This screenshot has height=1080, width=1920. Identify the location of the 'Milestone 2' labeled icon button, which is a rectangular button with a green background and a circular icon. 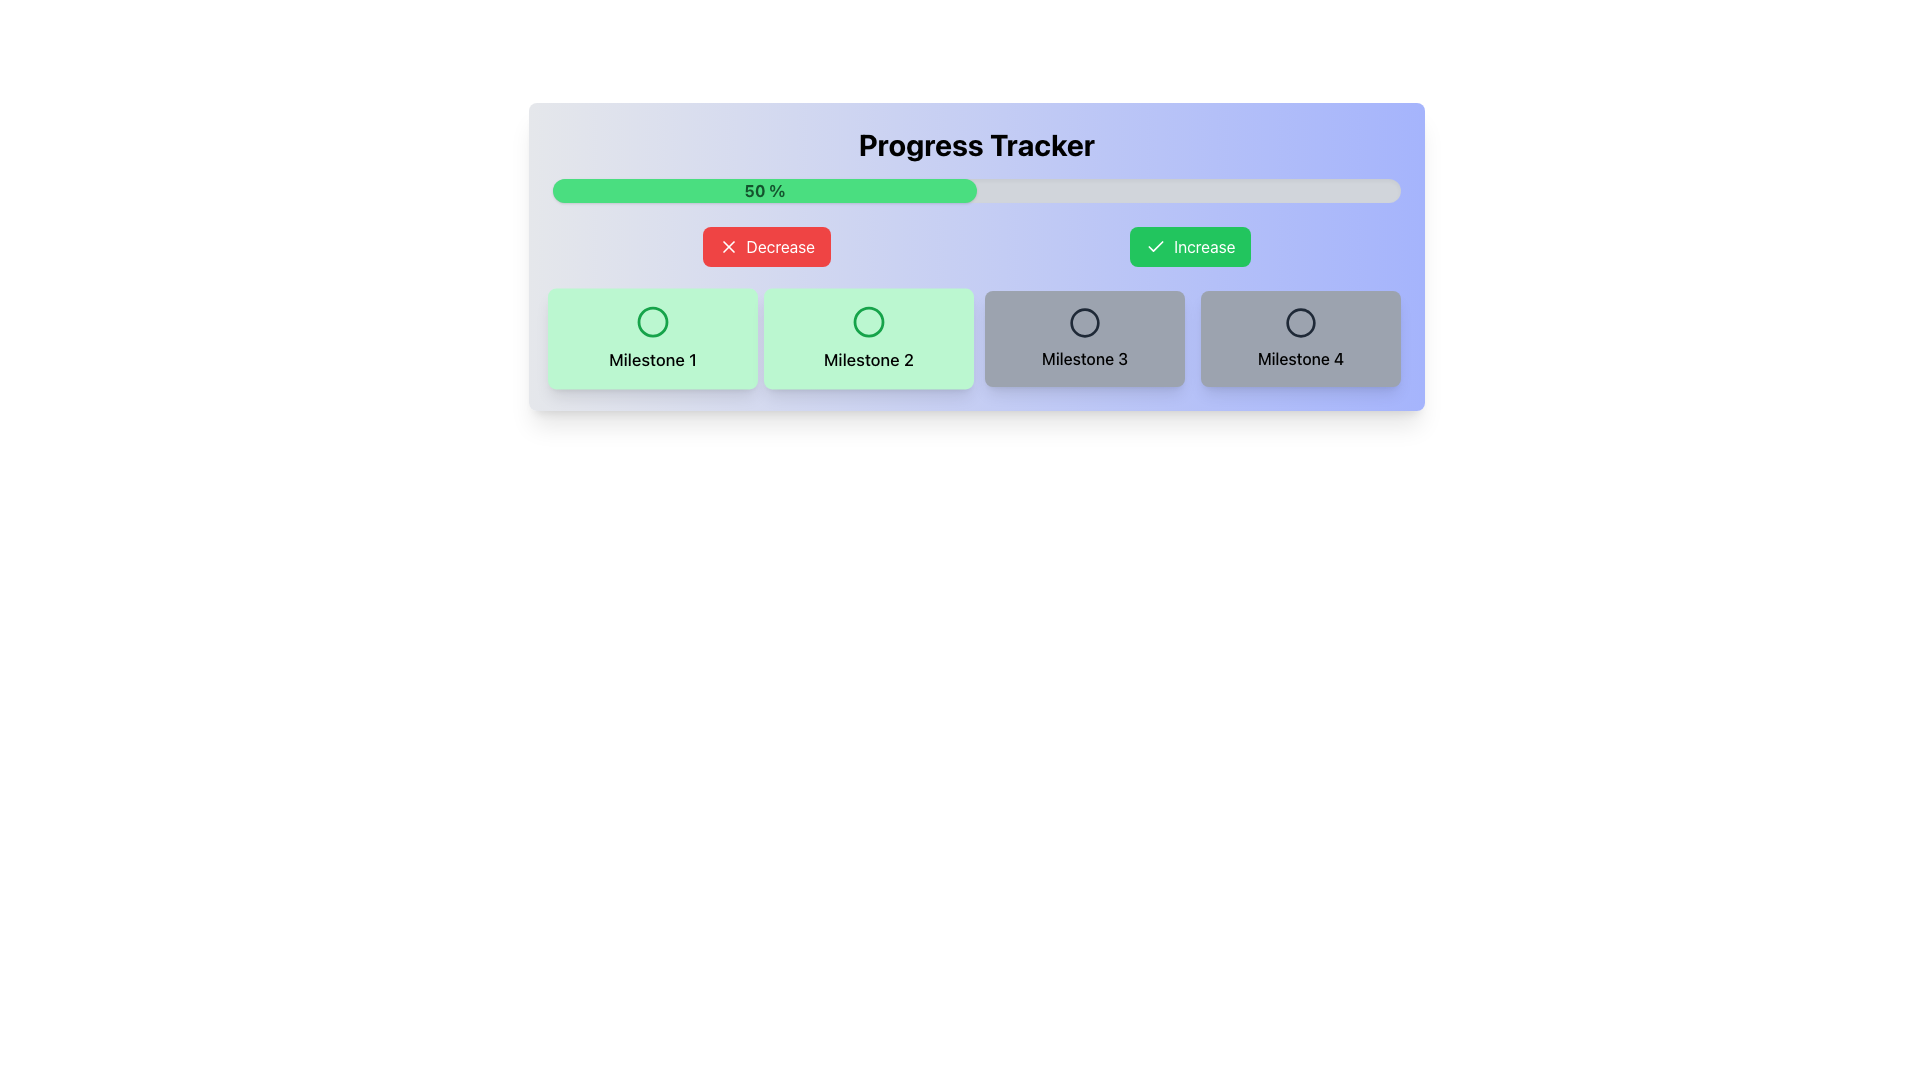
(868, 338).